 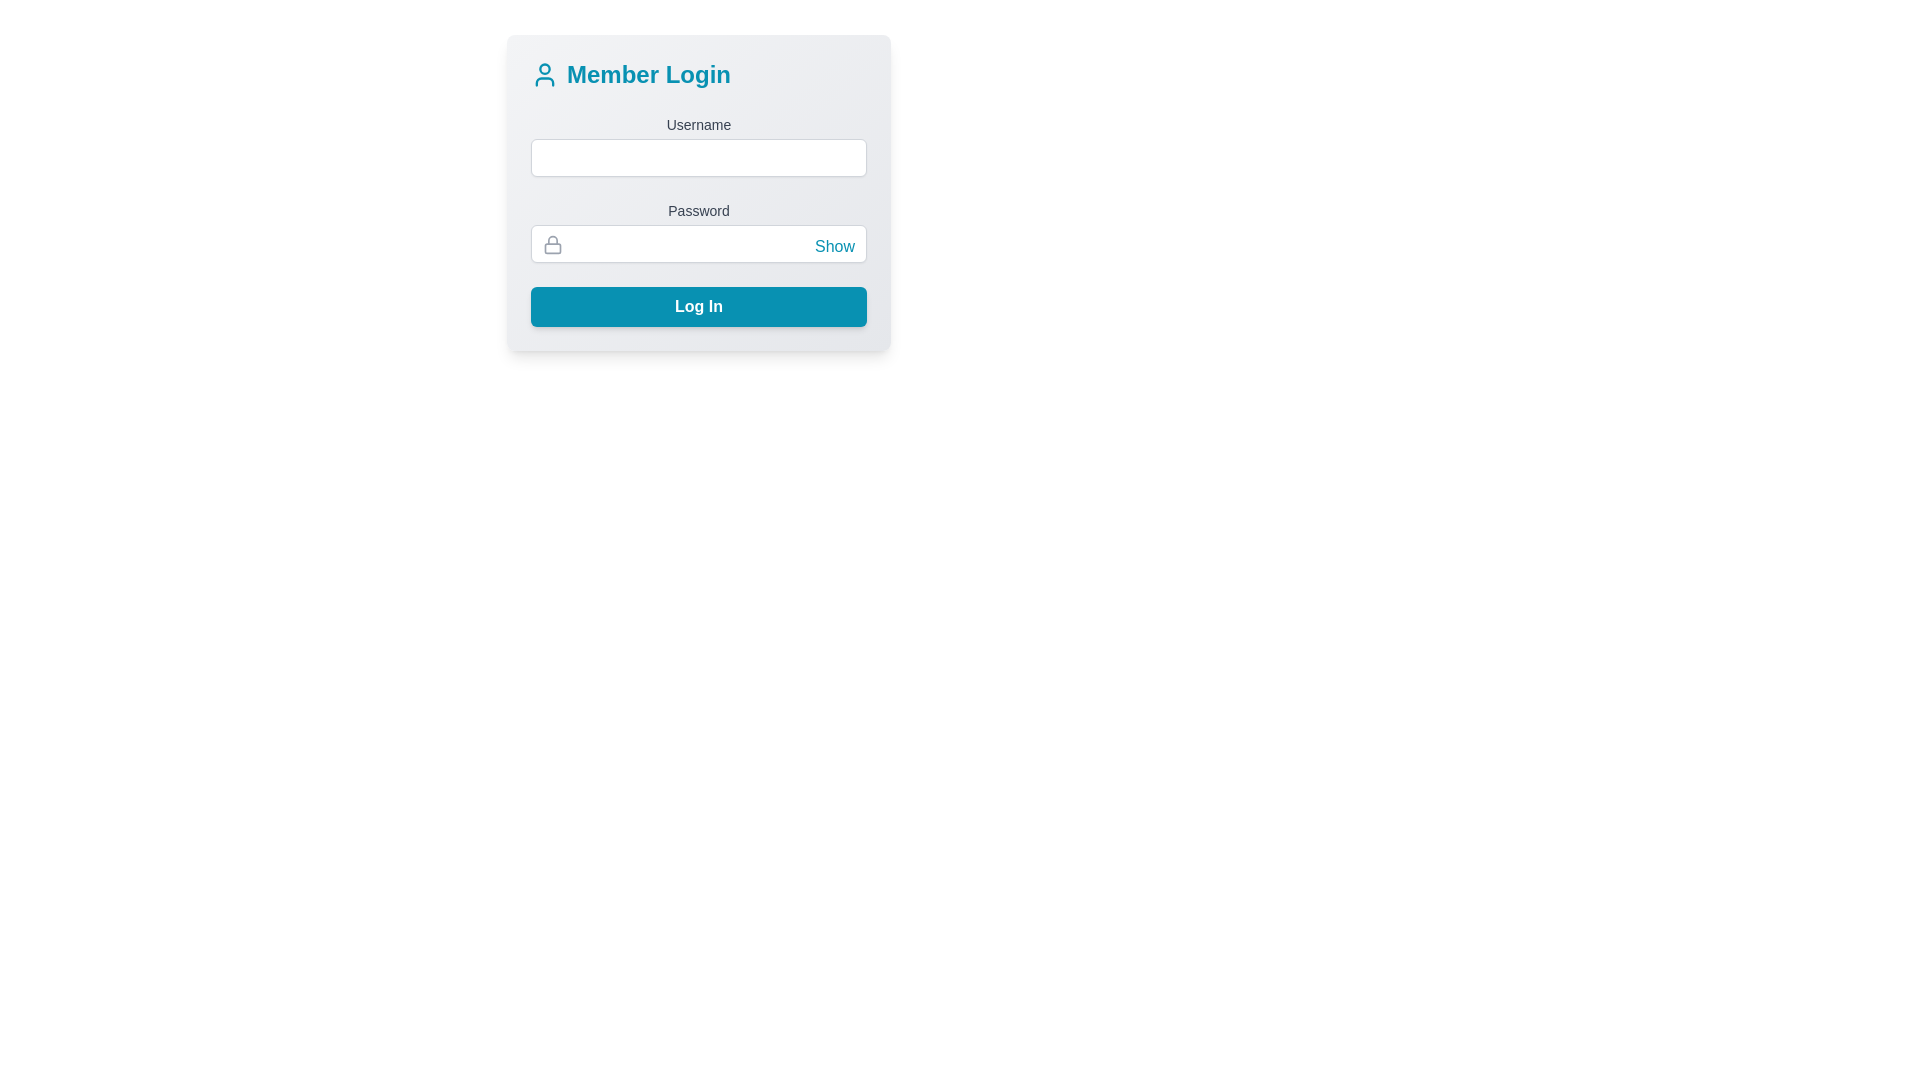 What do you see at coordinates (552, 246) in the screenshot?
I see `the lower part of the lock icon, which is a small rectangular shape with slightly rounded corners, located to the left of the password input field in the login form` at bounding box center [552, 246].